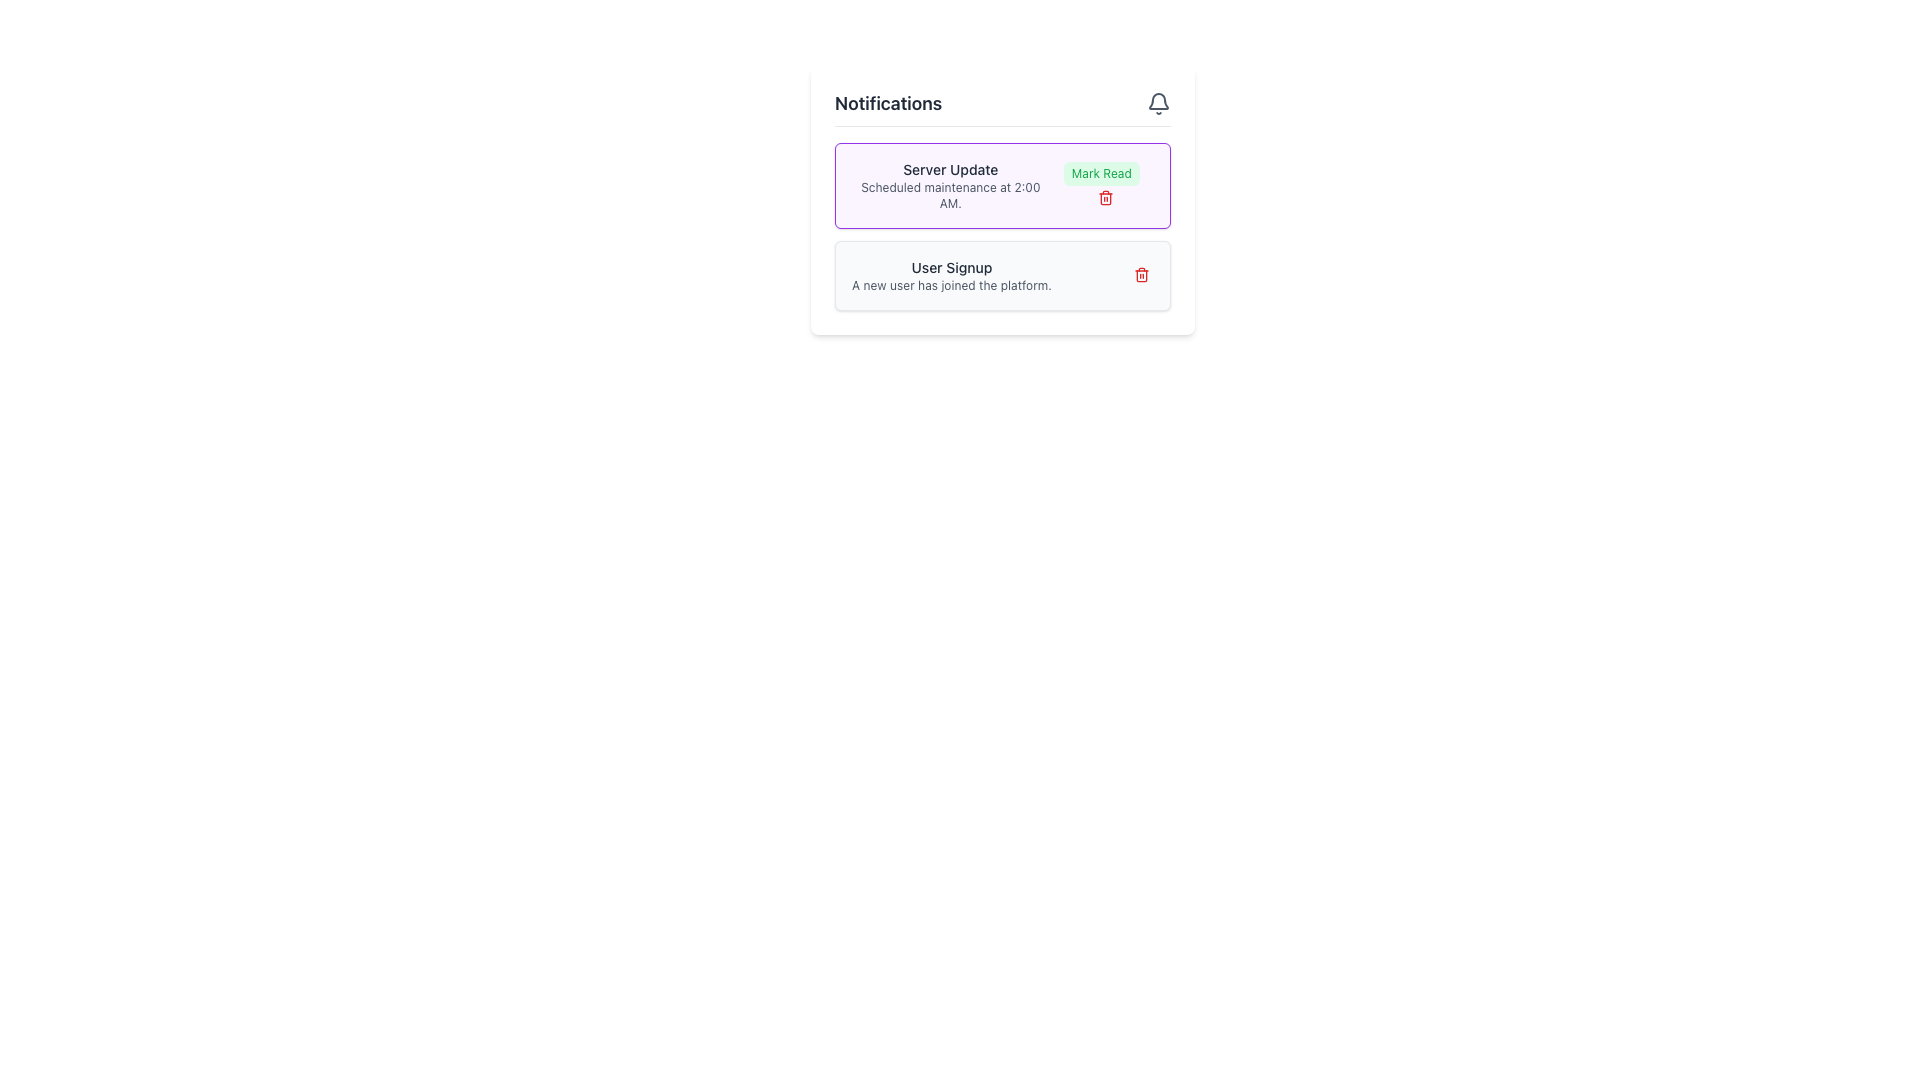 Image resolution: width=1920 pixels, height=1080 pixels. What do you see at coordinates (1003, 276) in the screenshot?
I see `the Notification banner displaying 'User Signup'` at bounding box center [1003, 276].